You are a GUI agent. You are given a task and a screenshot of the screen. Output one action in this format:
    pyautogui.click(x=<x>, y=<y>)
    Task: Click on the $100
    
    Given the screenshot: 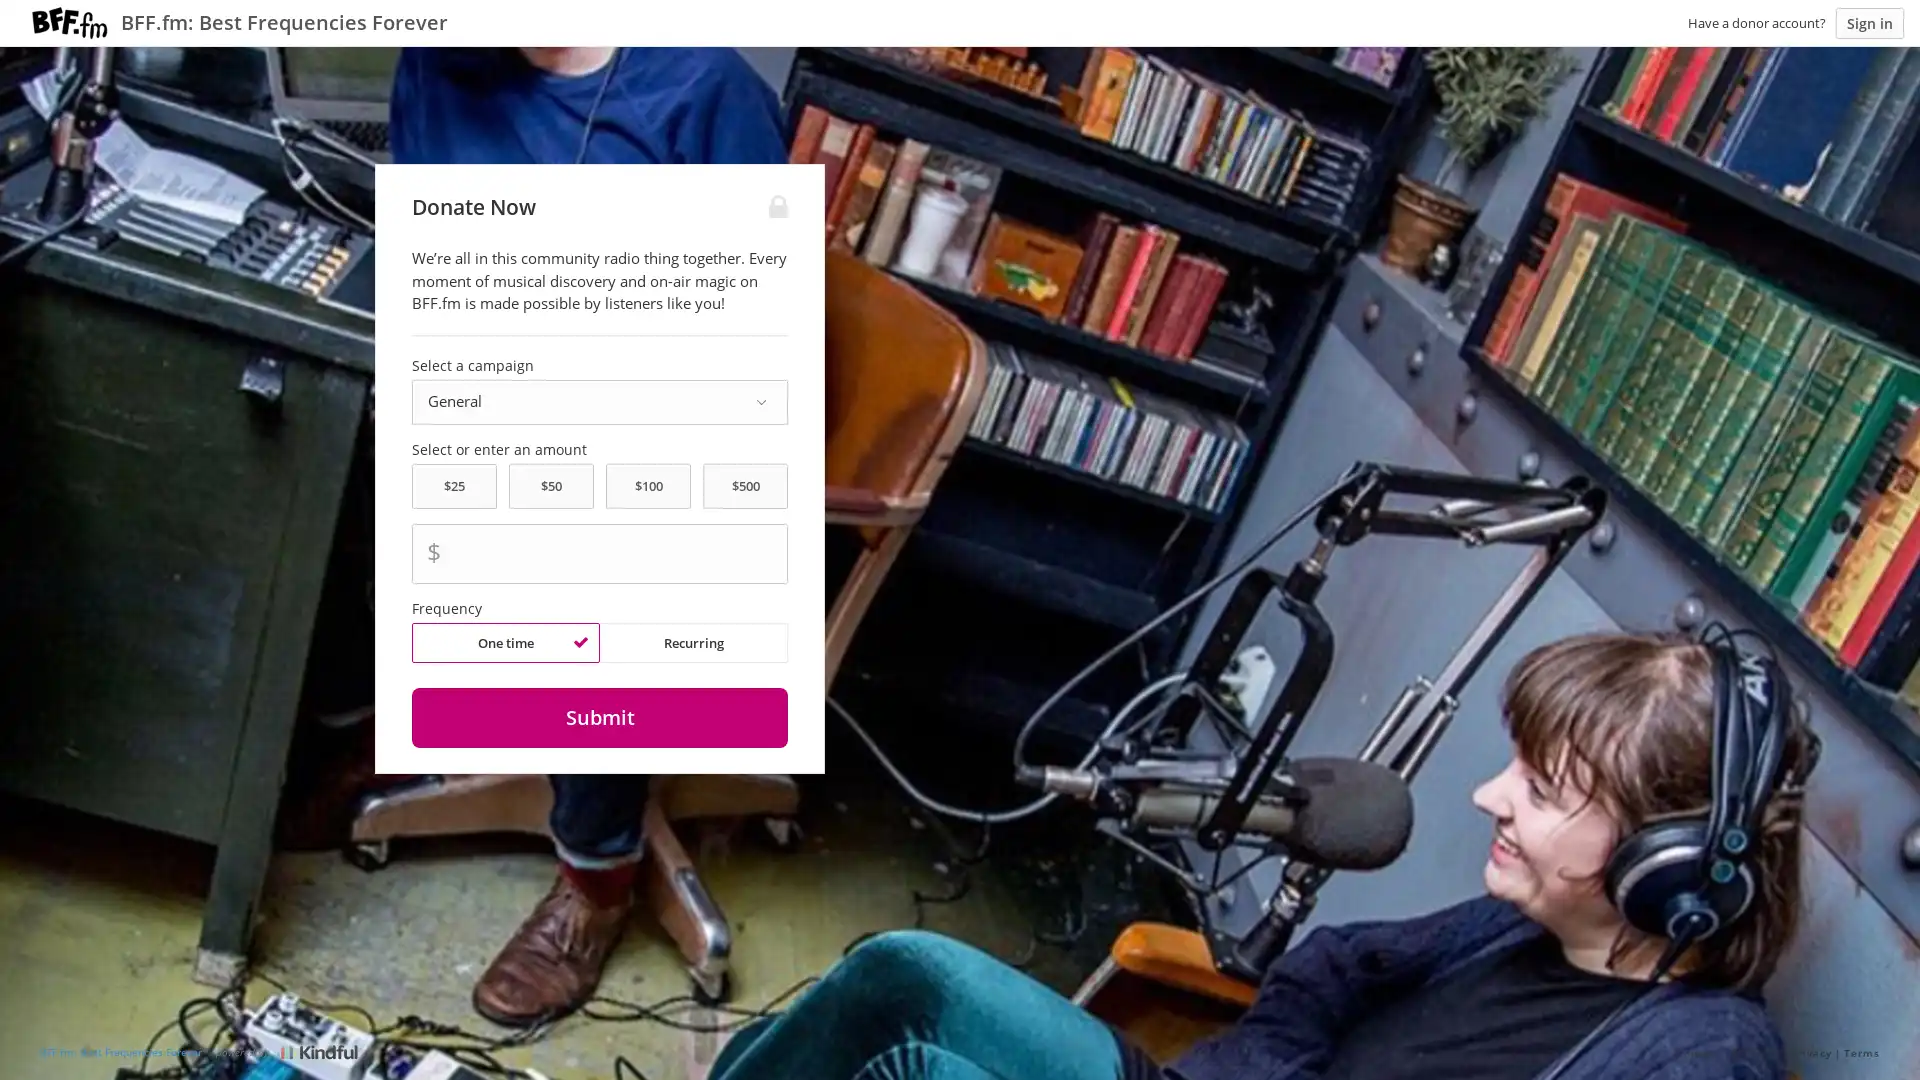 What is the action you would take?
    pyautogui.click(x=648, y=485)
    